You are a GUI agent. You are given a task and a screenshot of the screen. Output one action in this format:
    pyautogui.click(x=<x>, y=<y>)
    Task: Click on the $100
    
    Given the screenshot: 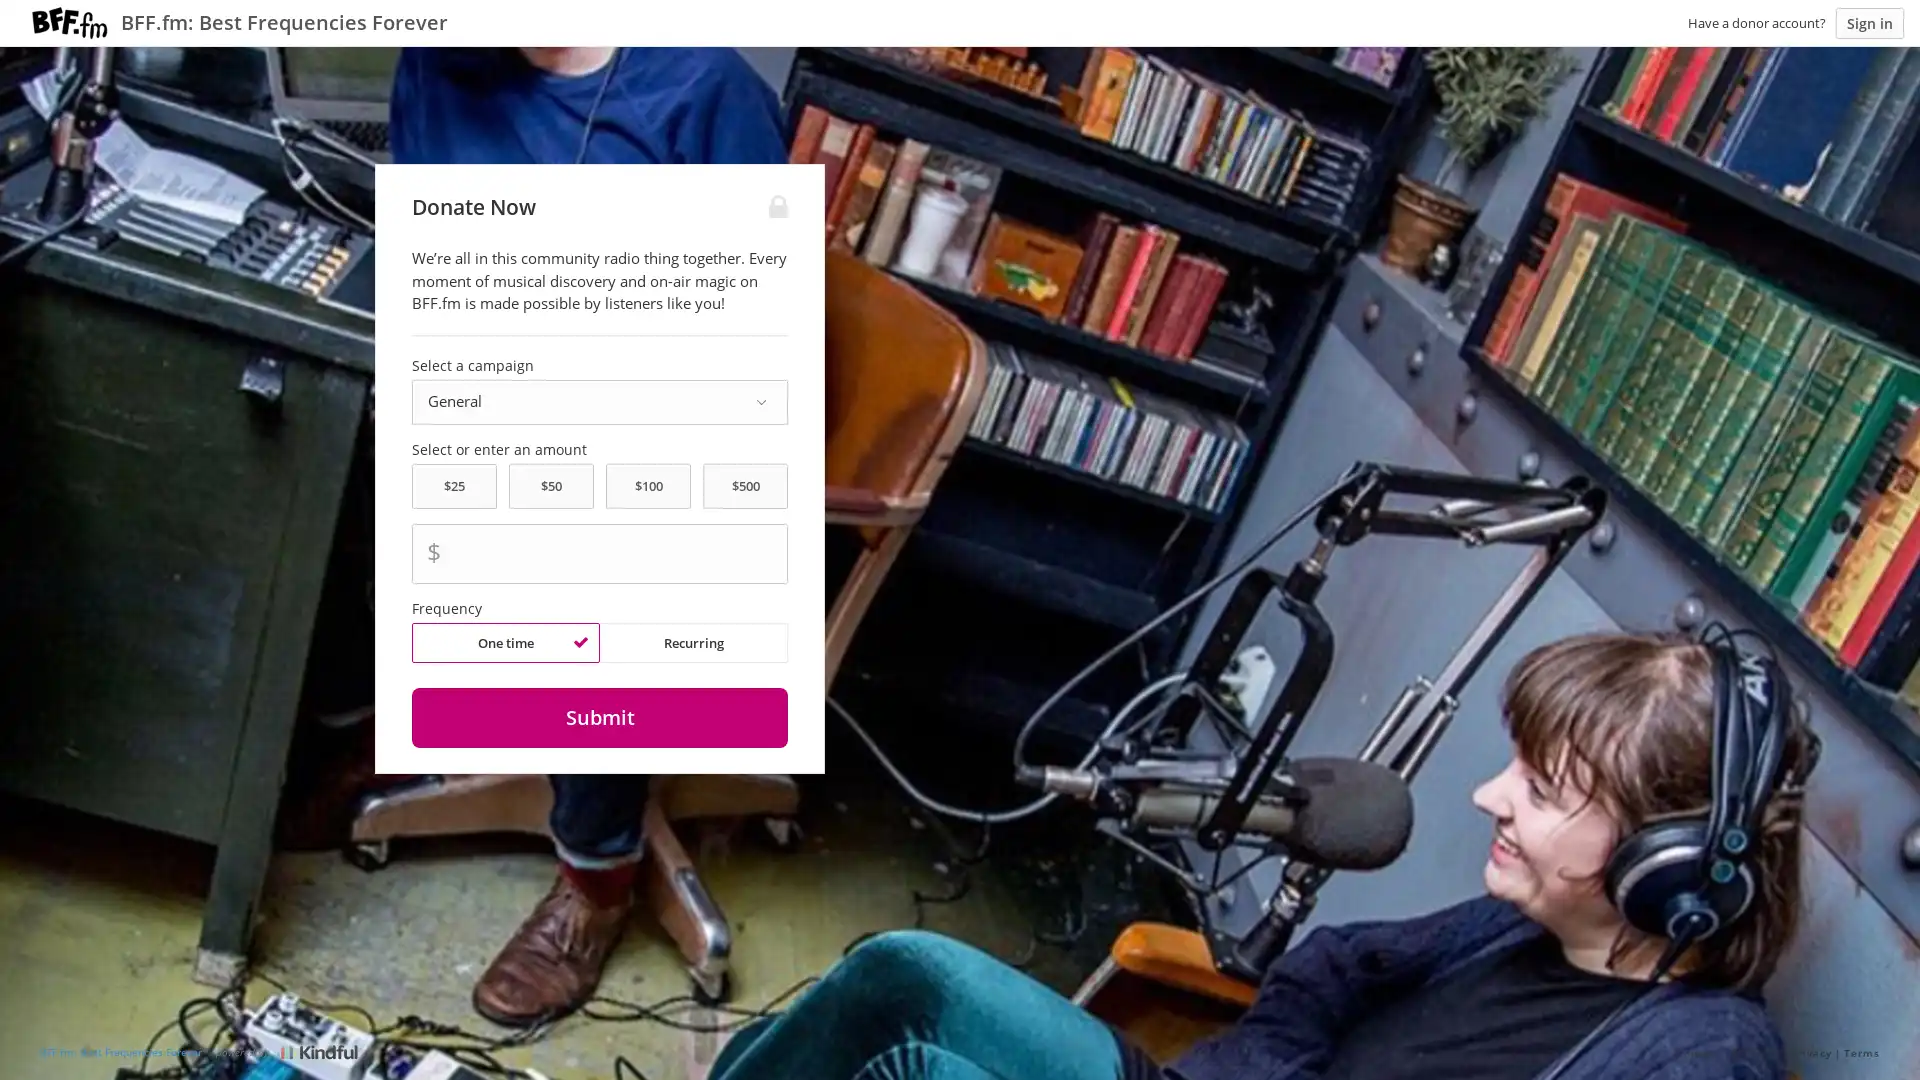 What is the action you would take?
    pyautogui.click(x=648, y=485)
    